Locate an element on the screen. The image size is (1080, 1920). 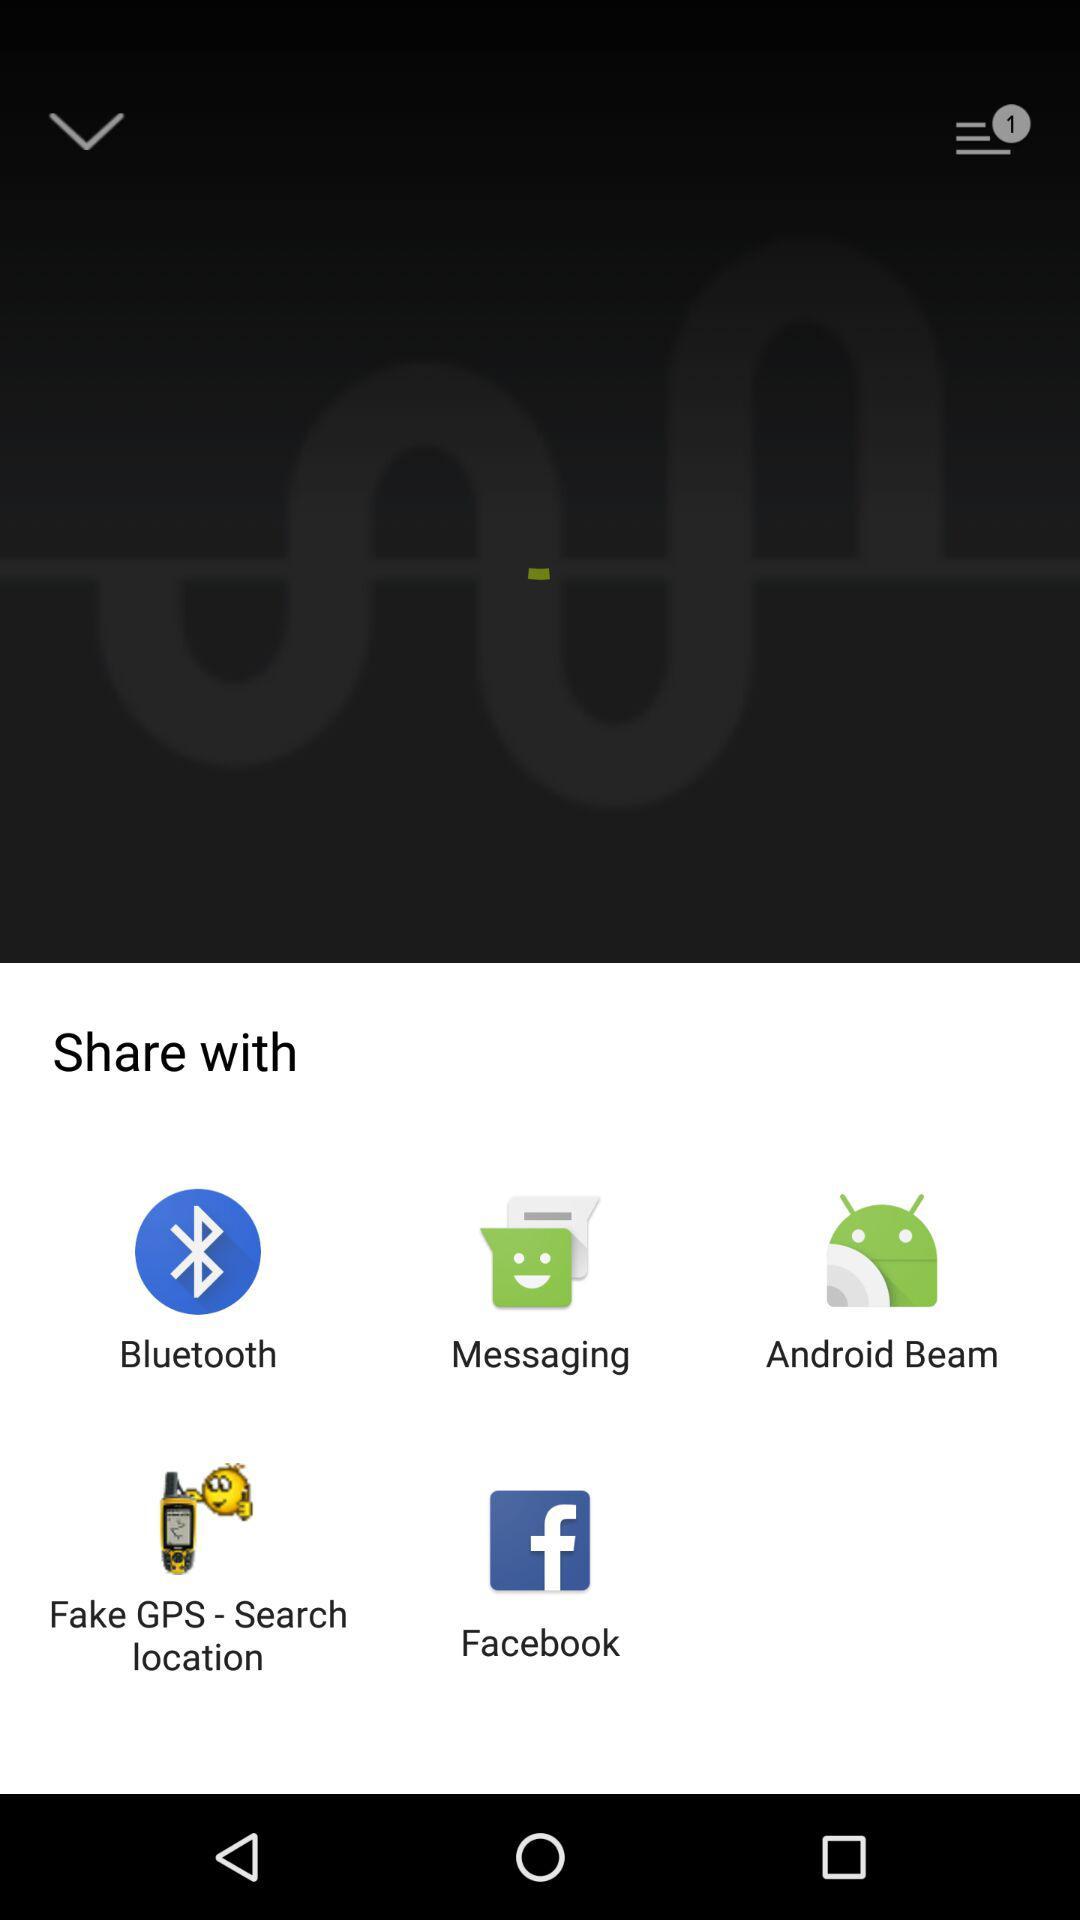
the bluetooth is located at coordinates (198, 1283).